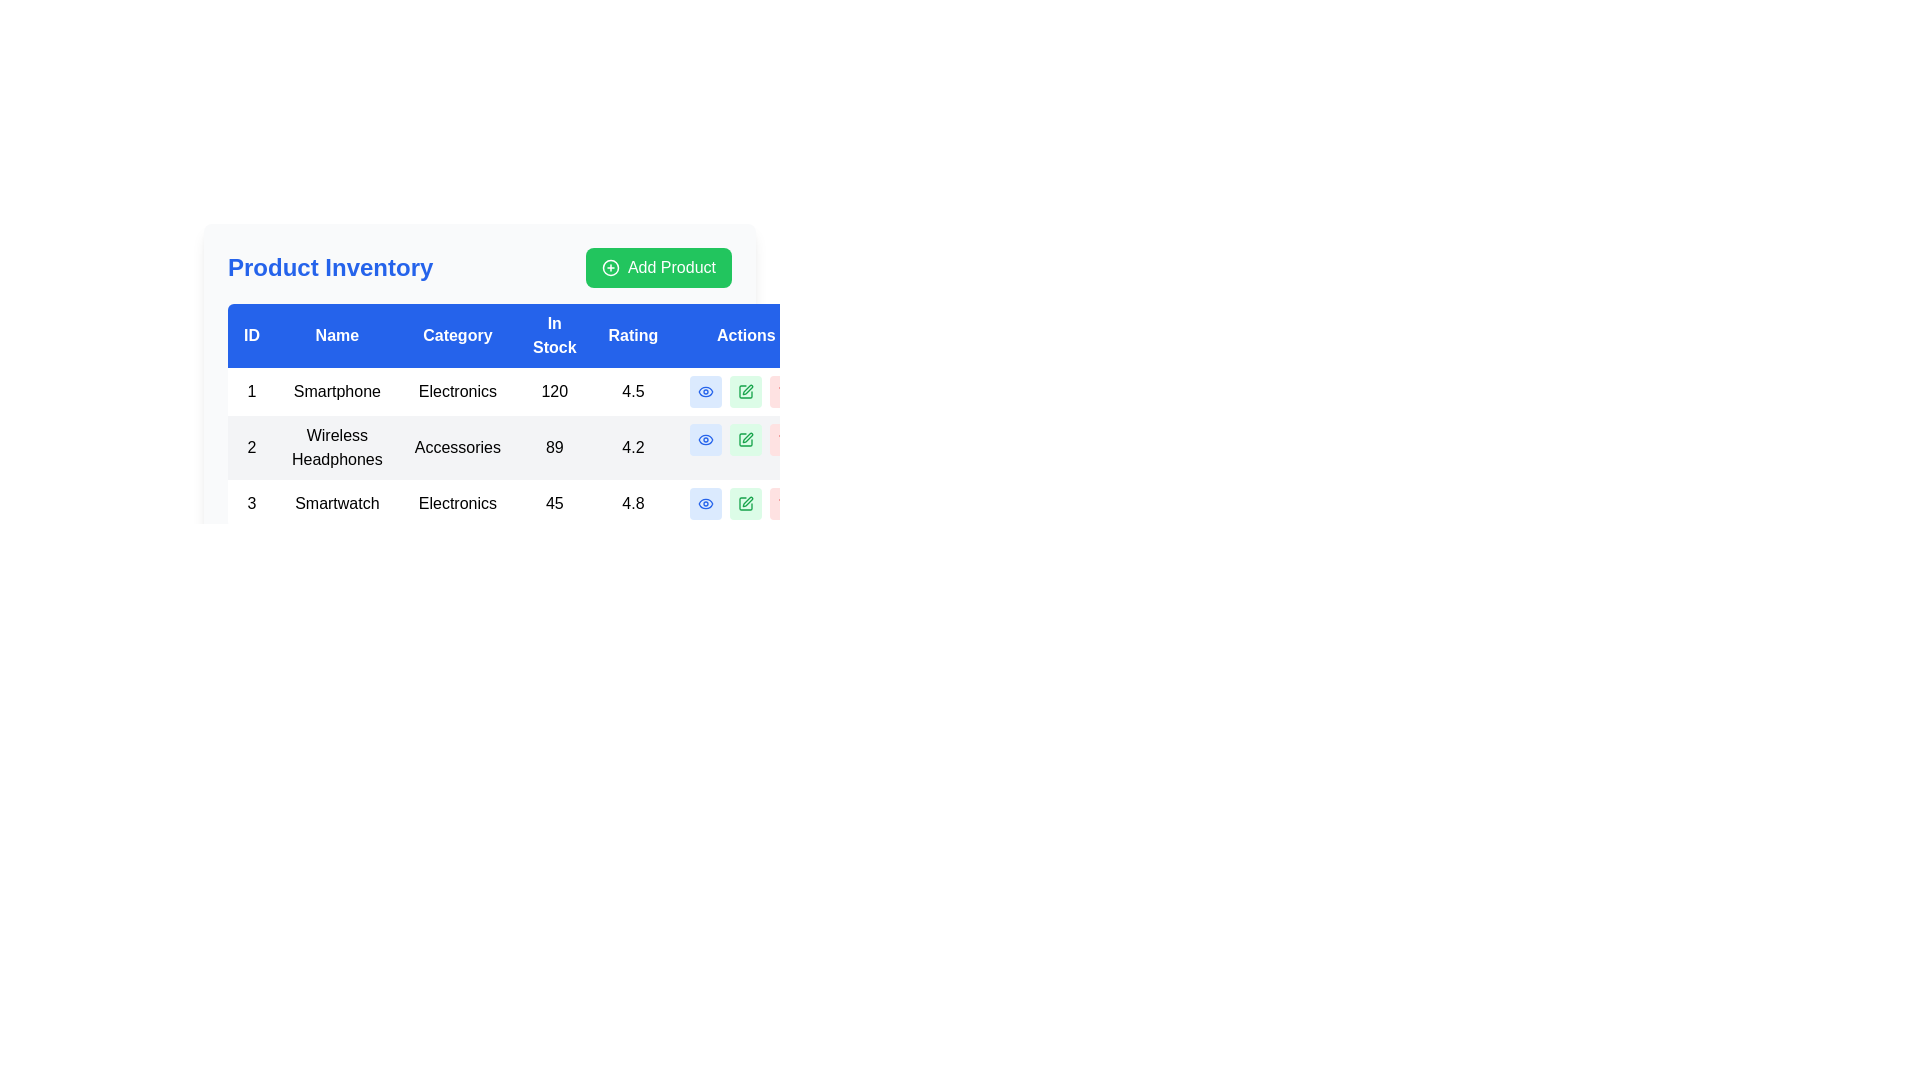 This screenshot has width=1920, height=1080. Describe the element at coordinates (706, 503) in the screenshot. I see `the eye icon button in the 'Actions' column of the 'Product Inventory' section` at that location.